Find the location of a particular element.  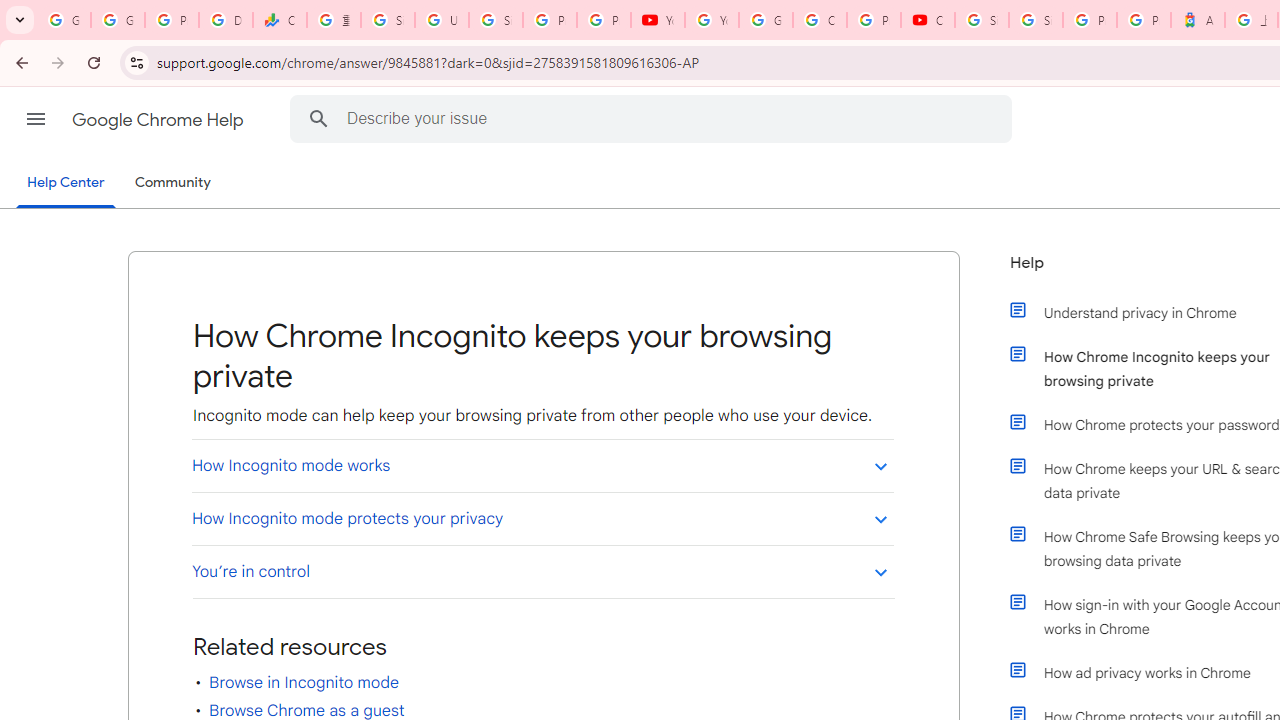

'Atour Hotel - Google hotels' is located at coordinates (1198, 20).